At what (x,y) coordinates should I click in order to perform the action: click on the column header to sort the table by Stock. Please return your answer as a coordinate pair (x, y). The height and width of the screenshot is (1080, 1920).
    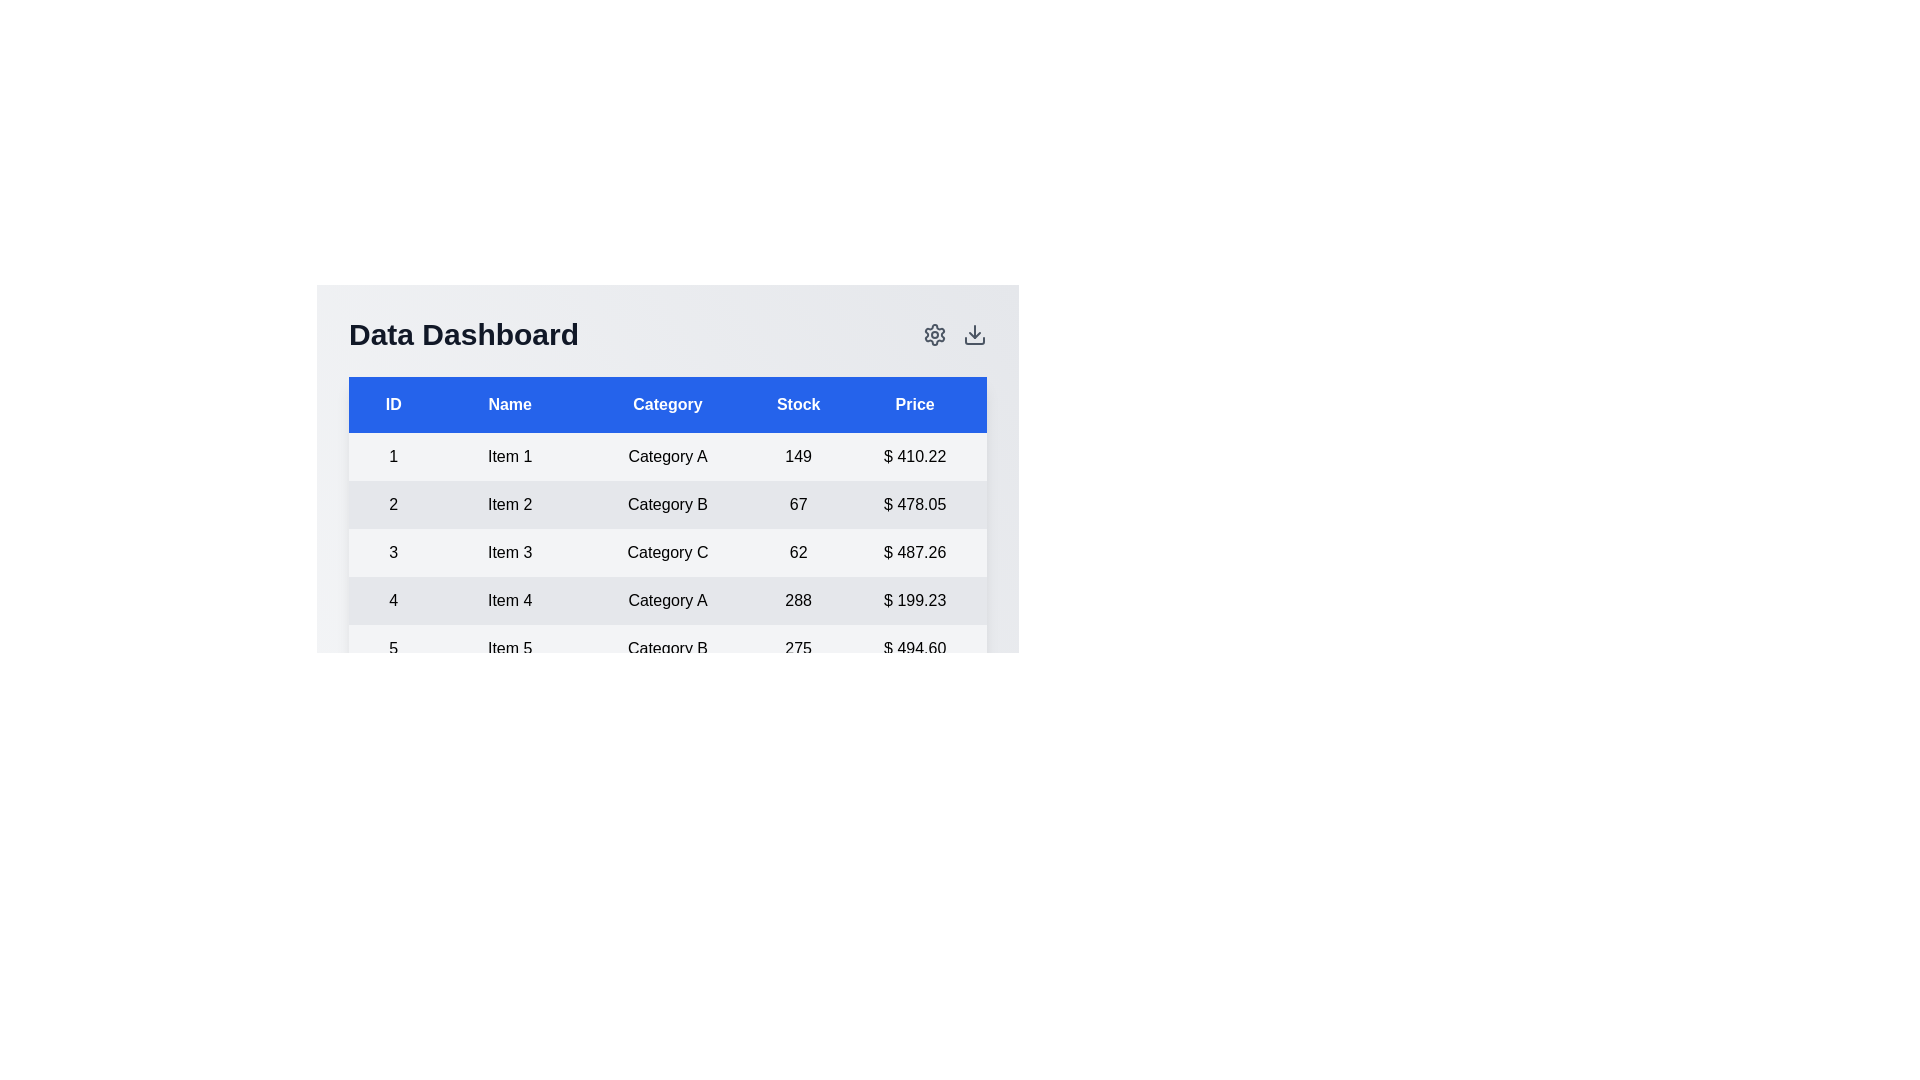
    Looking at the image, I should click on (796, 405).